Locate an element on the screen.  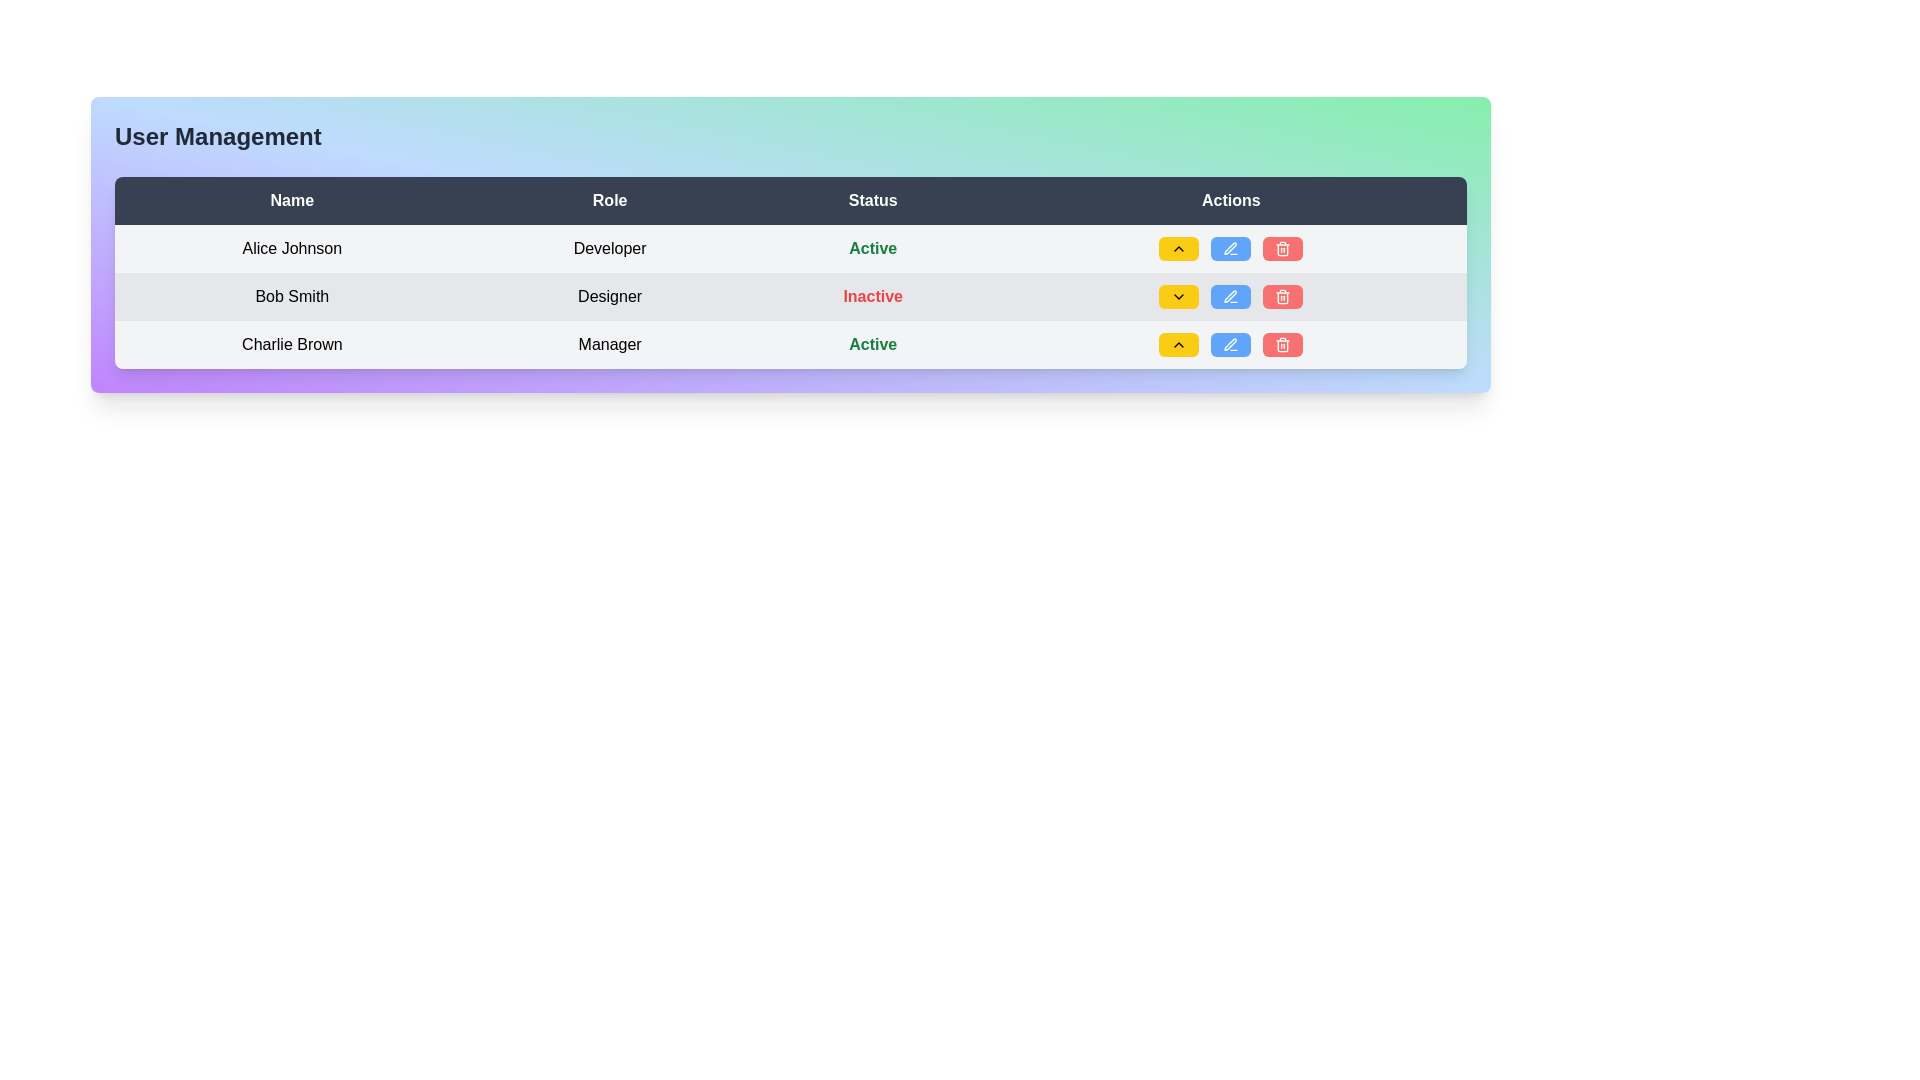
the pen icon button in the 'Actions' column for user 'Bob Smith' is located at coordinates (1230, 297).